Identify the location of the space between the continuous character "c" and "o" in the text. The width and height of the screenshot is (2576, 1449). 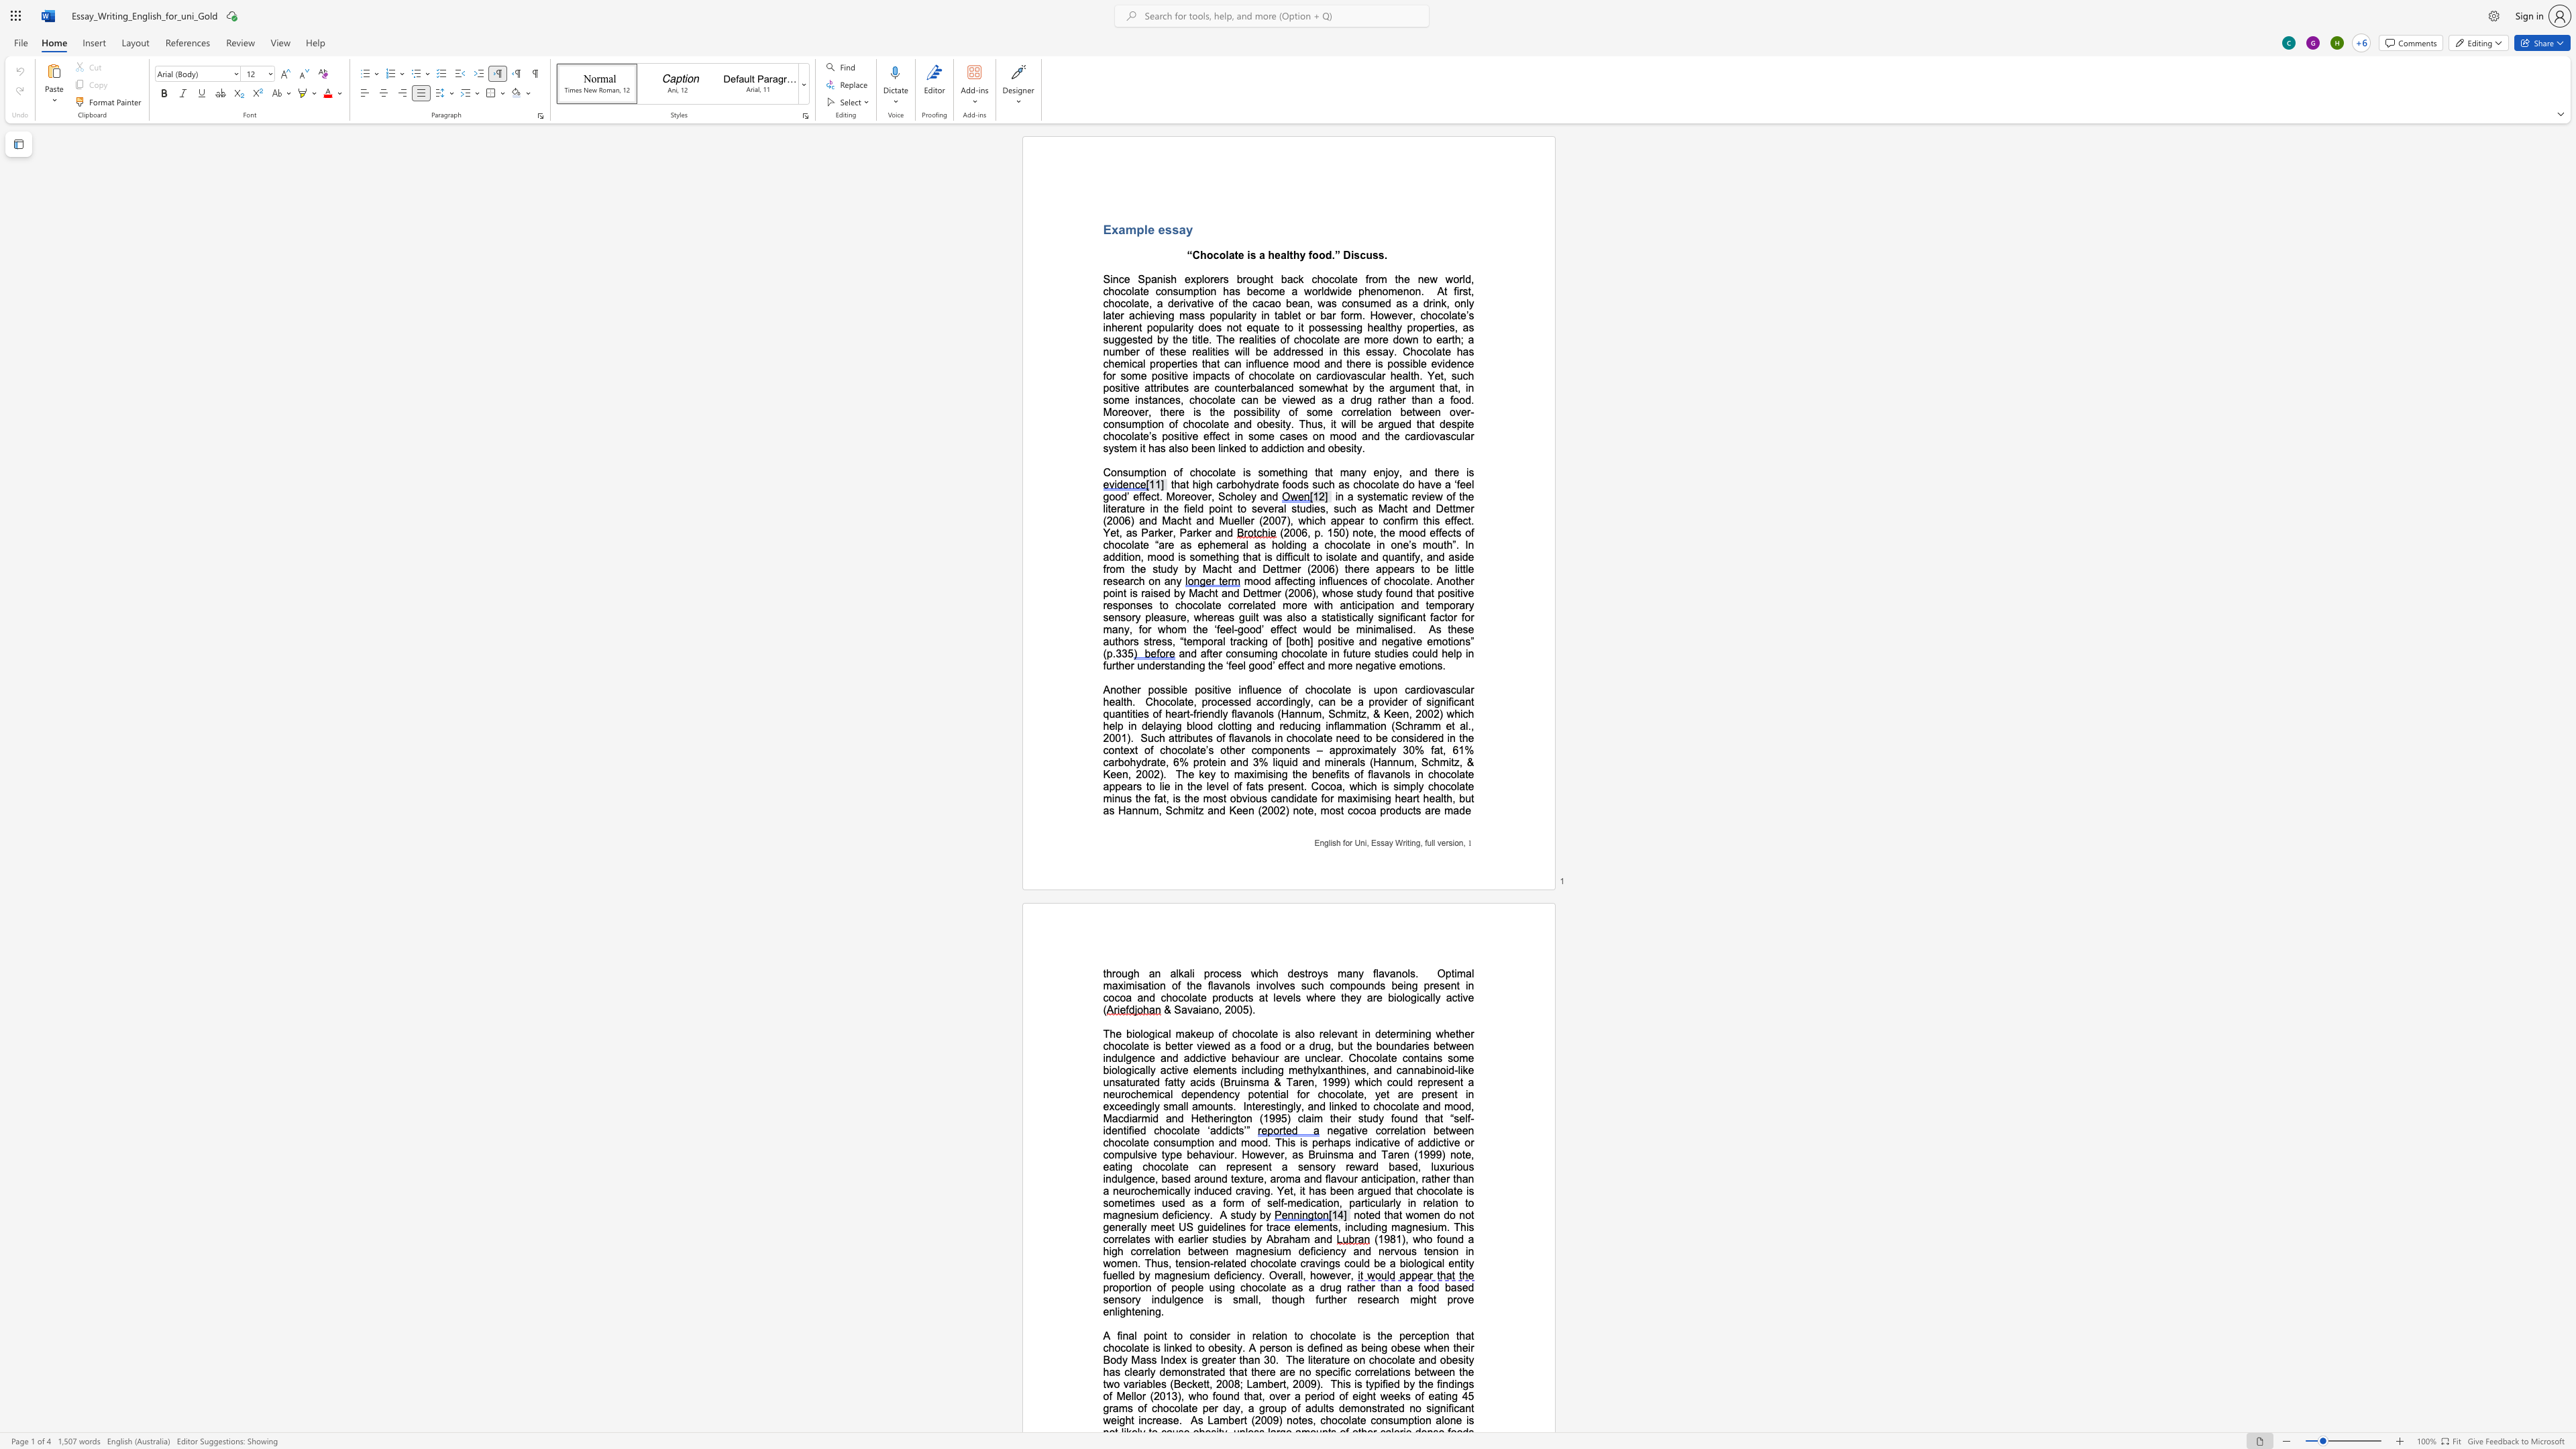
(1387, 520).